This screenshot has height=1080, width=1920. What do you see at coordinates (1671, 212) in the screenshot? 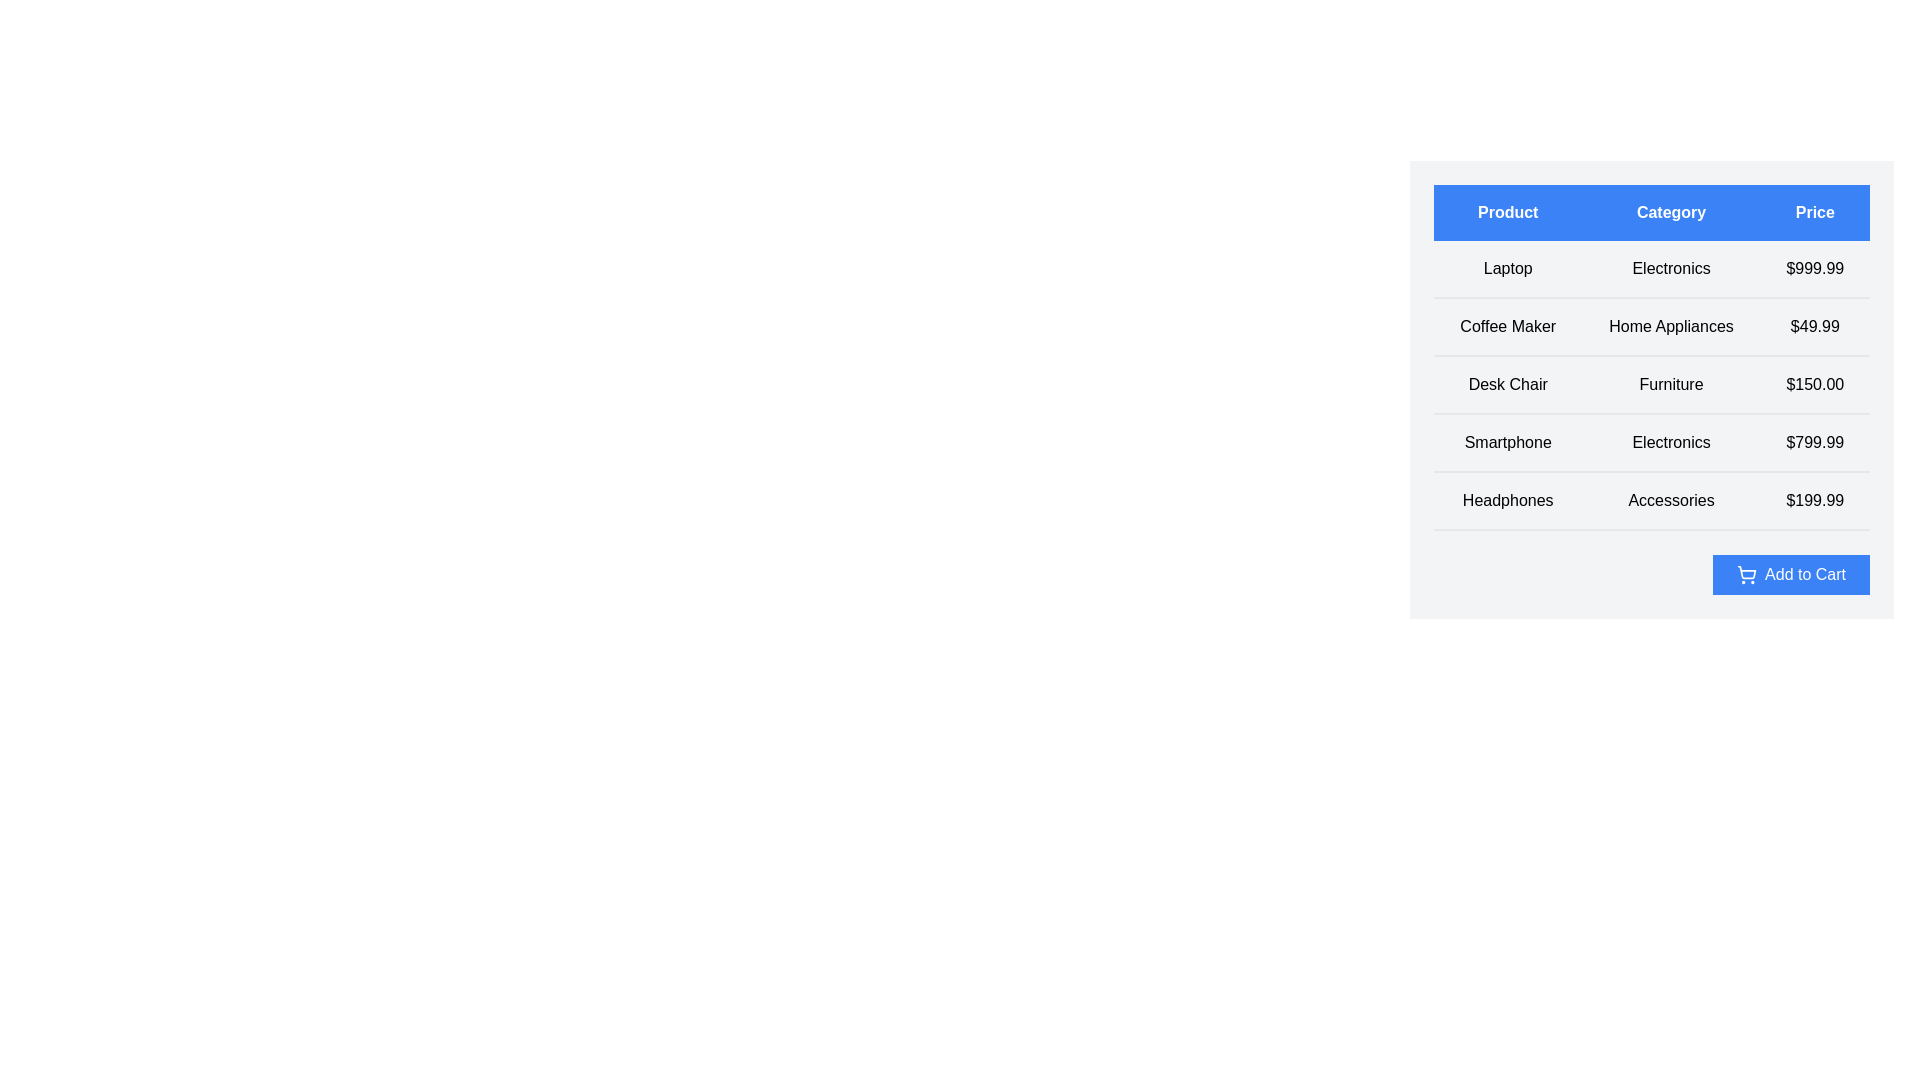
I see `the 'Category' text label, which is displayed in white on a blue rectangular background, positioned in the header bar between 'Product' and 'Price'` at bounding box center [1671, 212].